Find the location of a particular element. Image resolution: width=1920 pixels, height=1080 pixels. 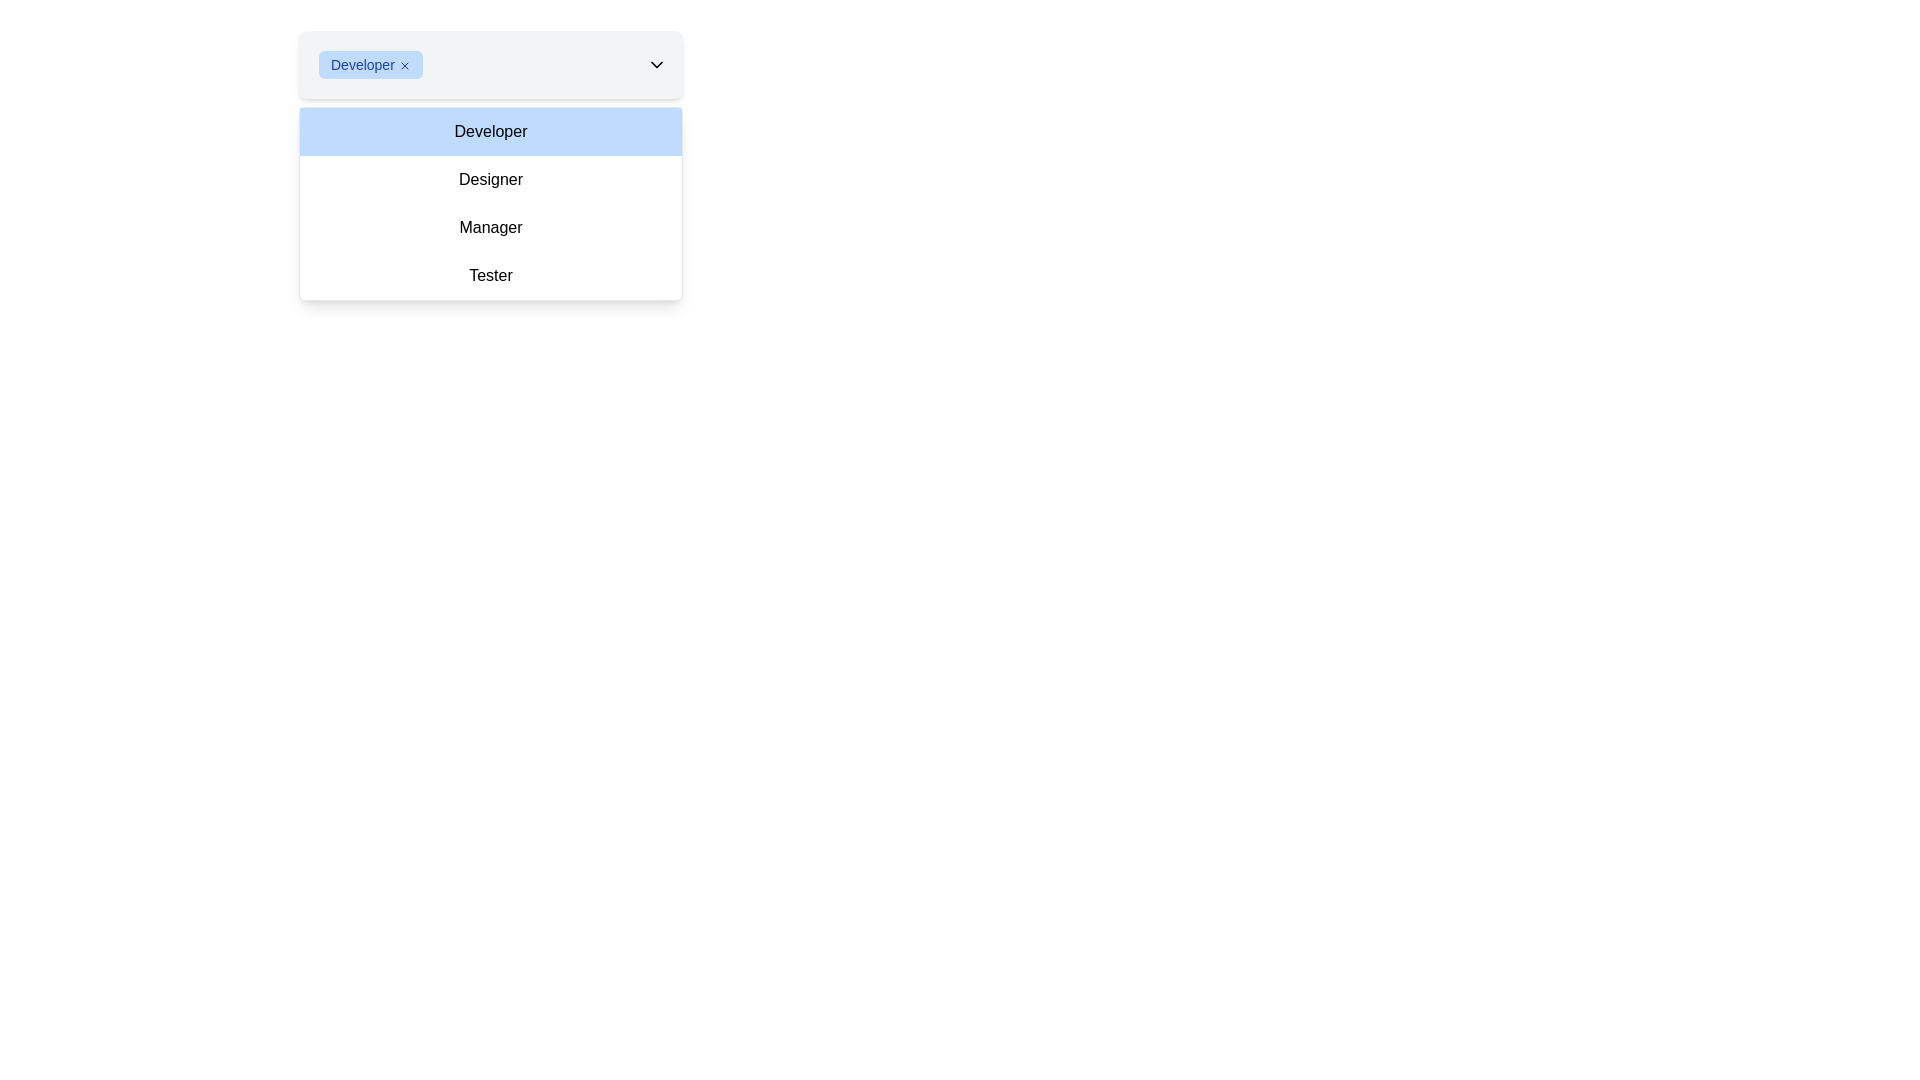

the 'x' icon on the Tag with removal option is located at coordinates (370, 64).